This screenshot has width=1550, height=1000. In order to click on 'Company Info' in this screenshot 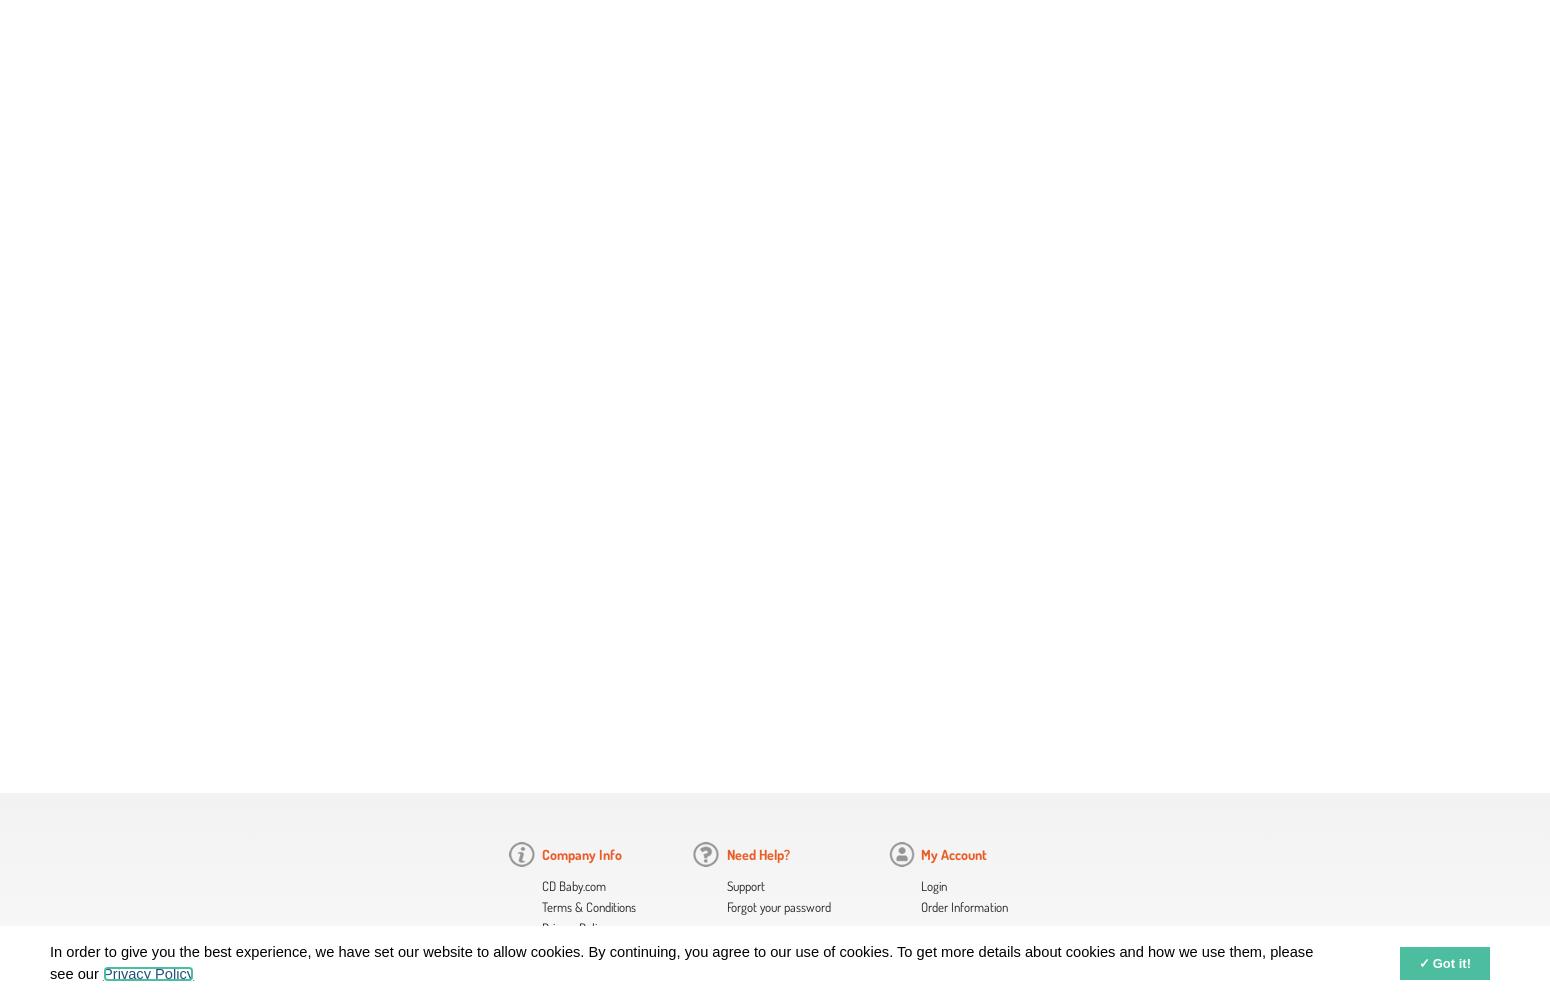, I will do `click(541, 853)`.